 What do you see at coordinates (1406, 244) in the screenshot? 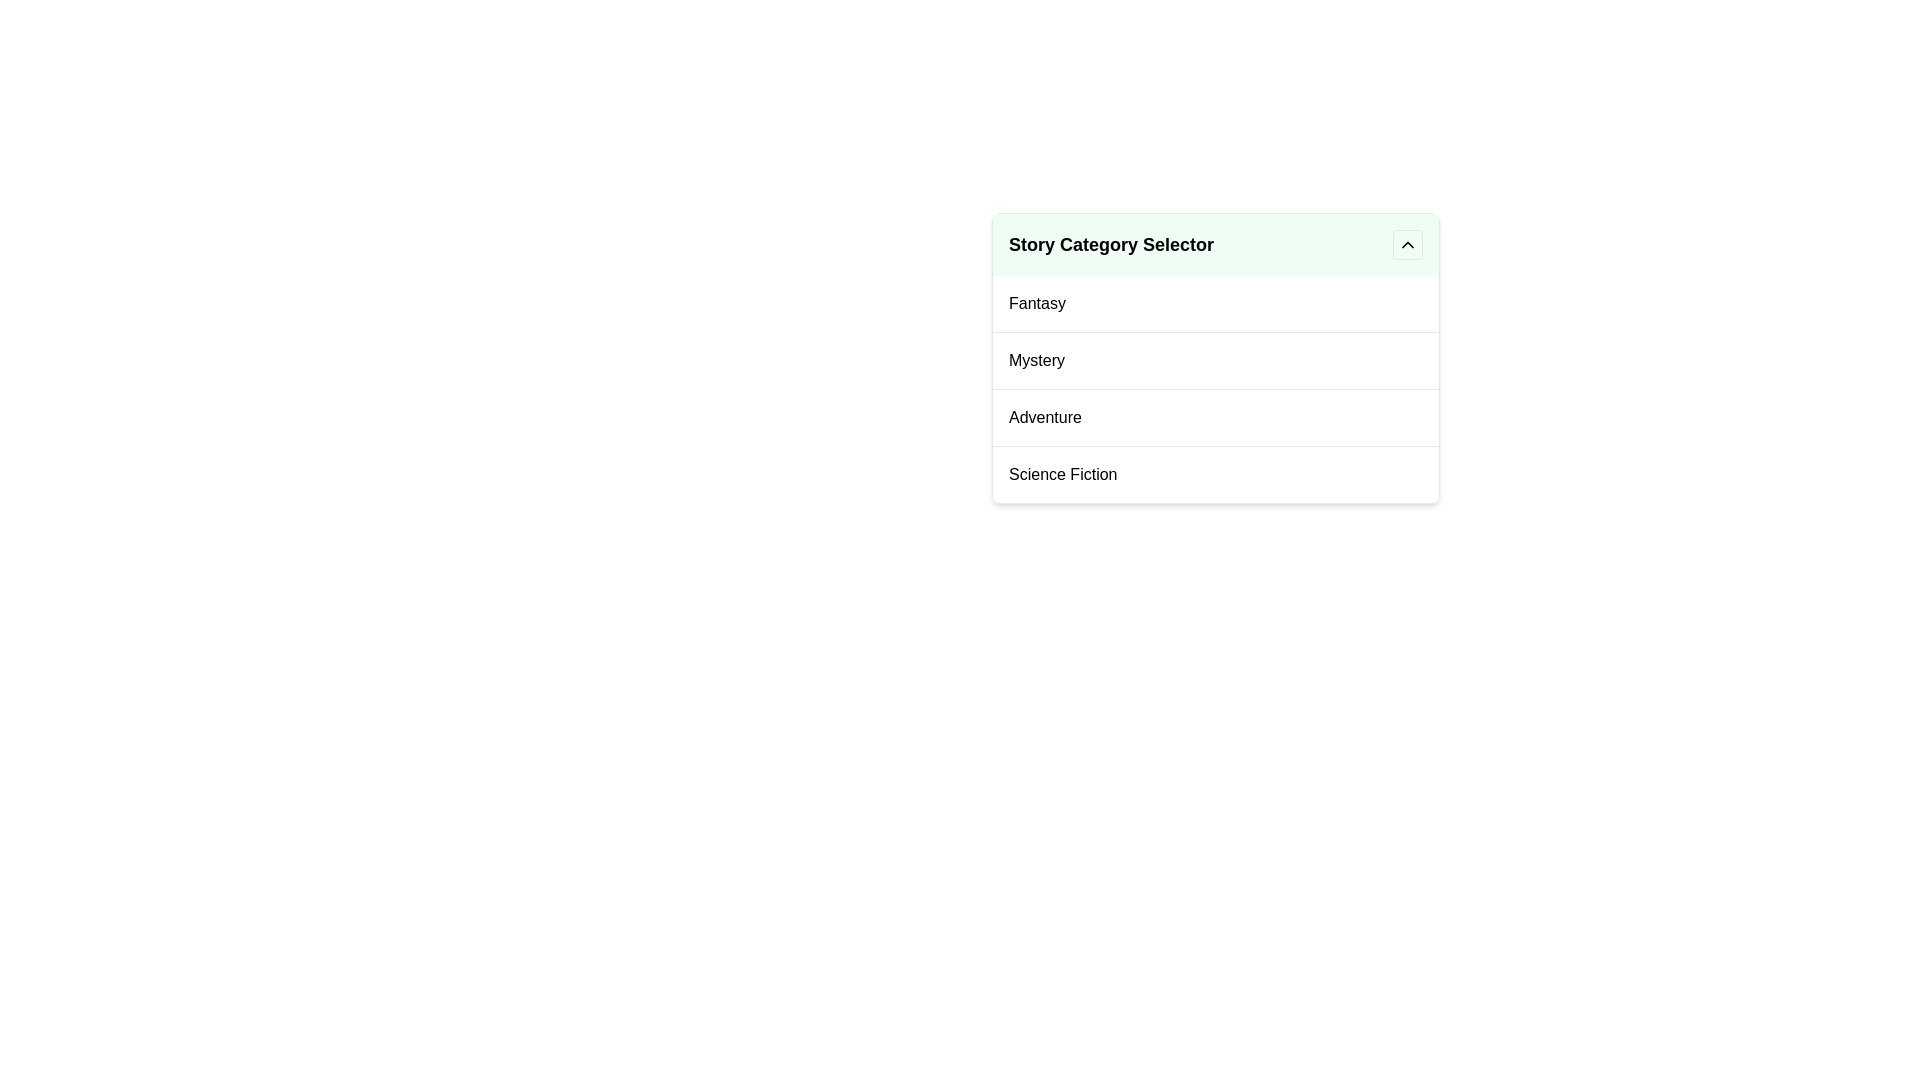
I see `the chevron icon located at the top right corner of the 'Story Category Selector' panel to interact with the collapsible toggle` at bounding box center [1406, 244].